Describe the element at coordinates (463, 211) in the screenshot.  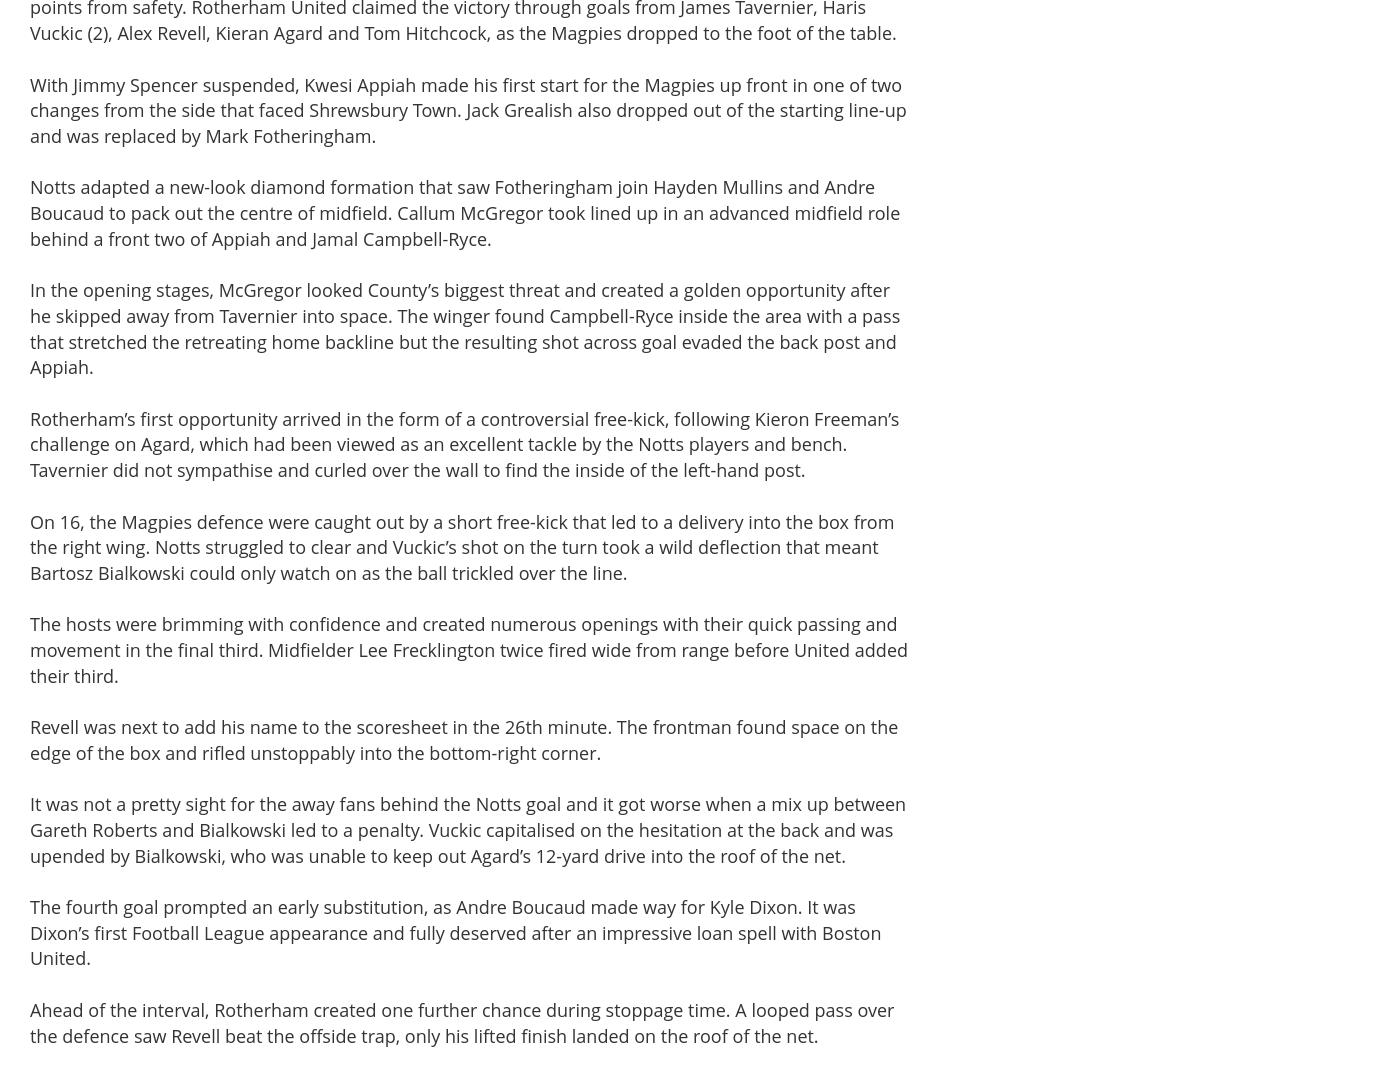
I see `'Notts adapted a new-look diamond formation that saw Fotheringham join Hayden Mullins and Andre Boucaud to pack out the centre of midfield. Callum McGregor took lined up in an advanced midfield role behind a front two of Appiah and Jamal Campbell-Ryce.'` at that location.